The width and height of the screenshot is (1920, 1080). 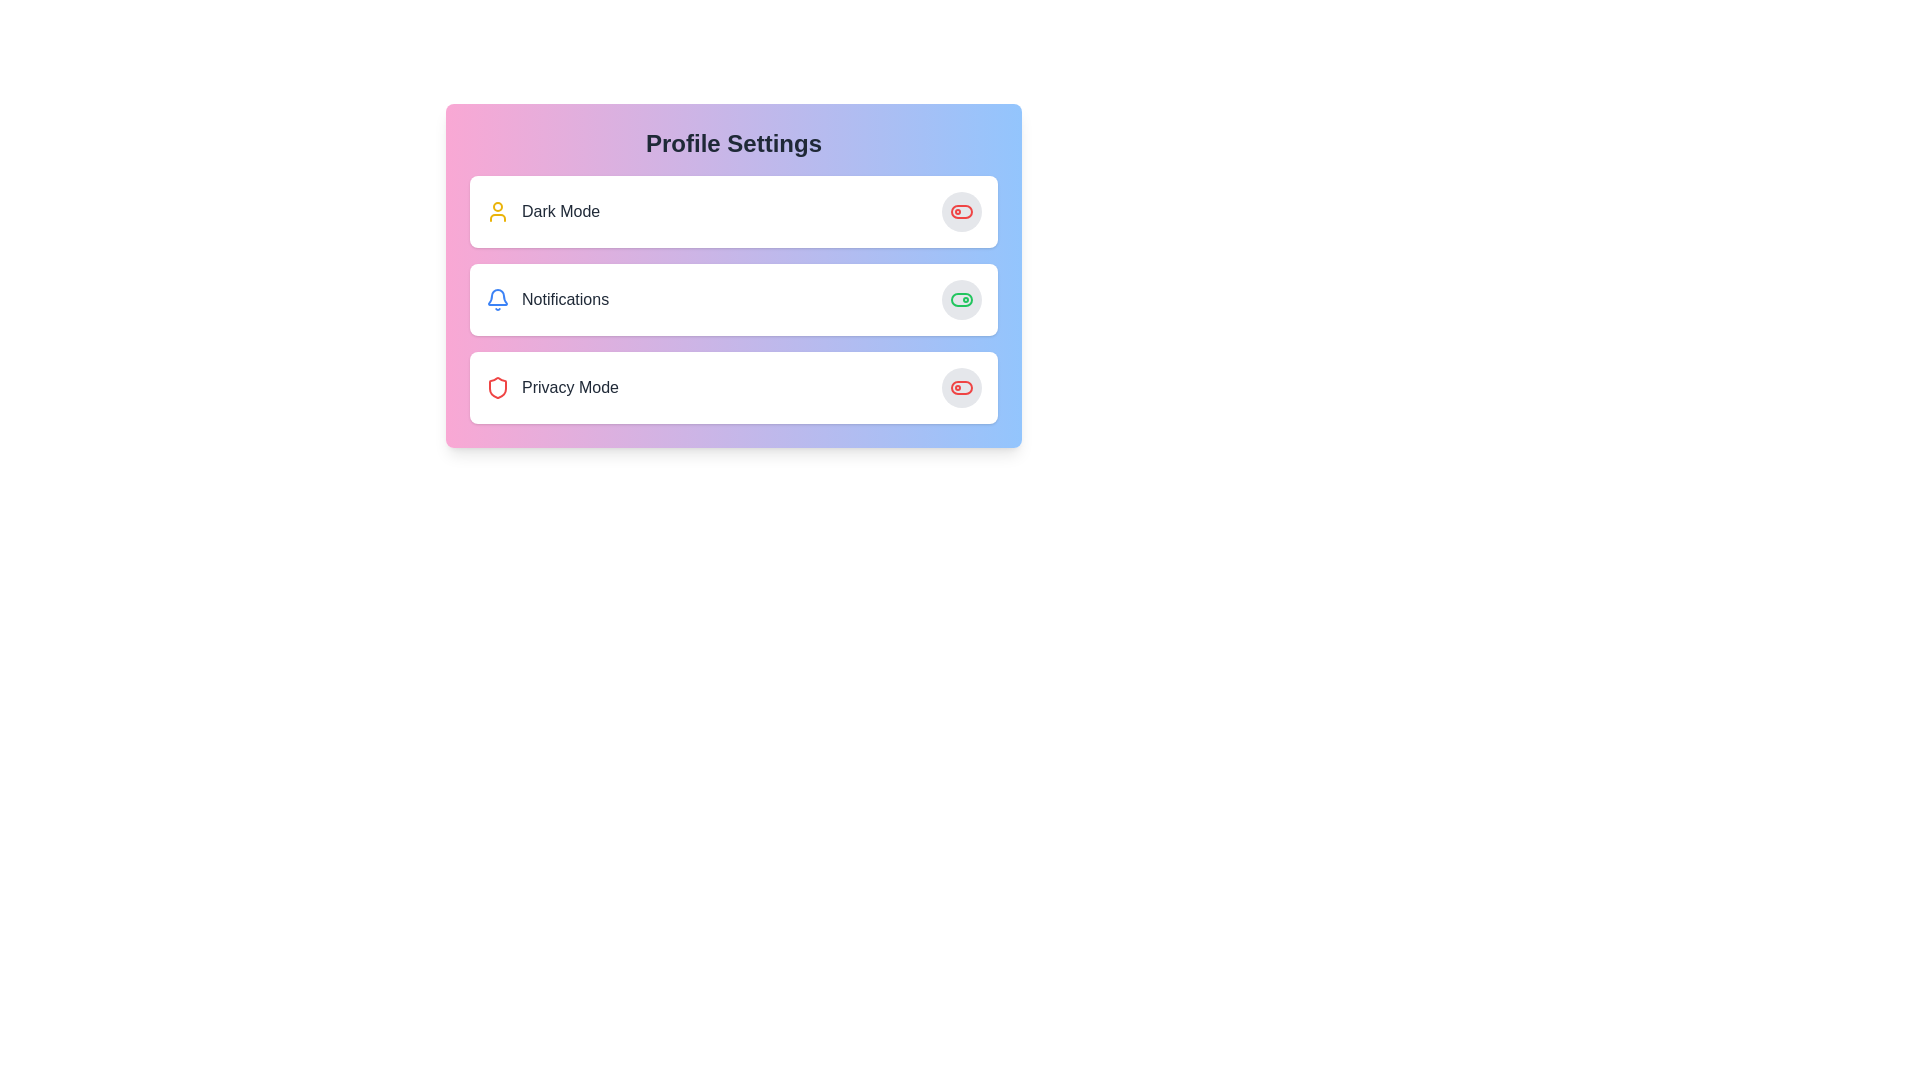 I want to click on the 'Privacy Mode' icon located in the third row of the Profile Settings options, which visually represents the 'Privacy Mode' feature, so click(x=498, y=388).